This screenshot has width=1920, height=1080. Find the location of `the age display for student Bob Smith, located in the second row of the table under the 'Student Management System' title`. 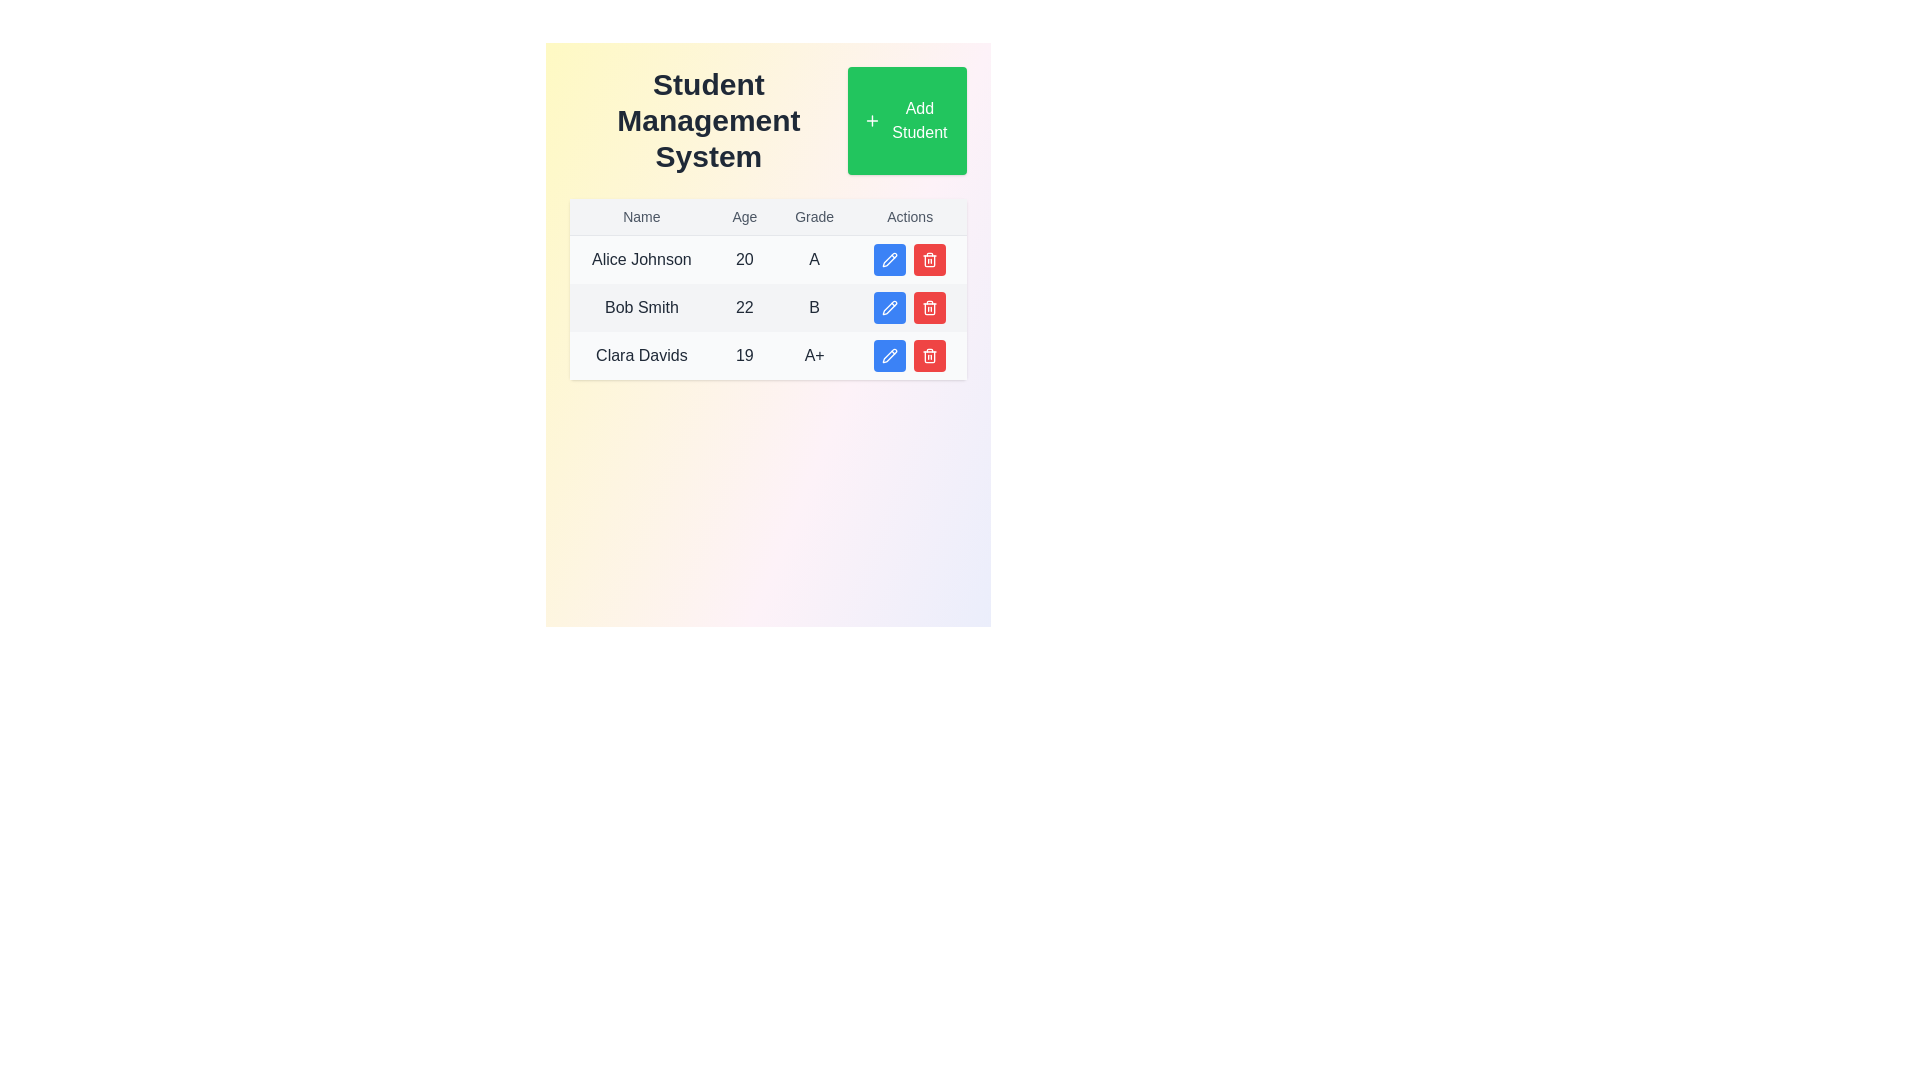

the age display for student Bob Smith, located in the second row of the table under the 'Student Management System' title is located at coordinates (743, 308).